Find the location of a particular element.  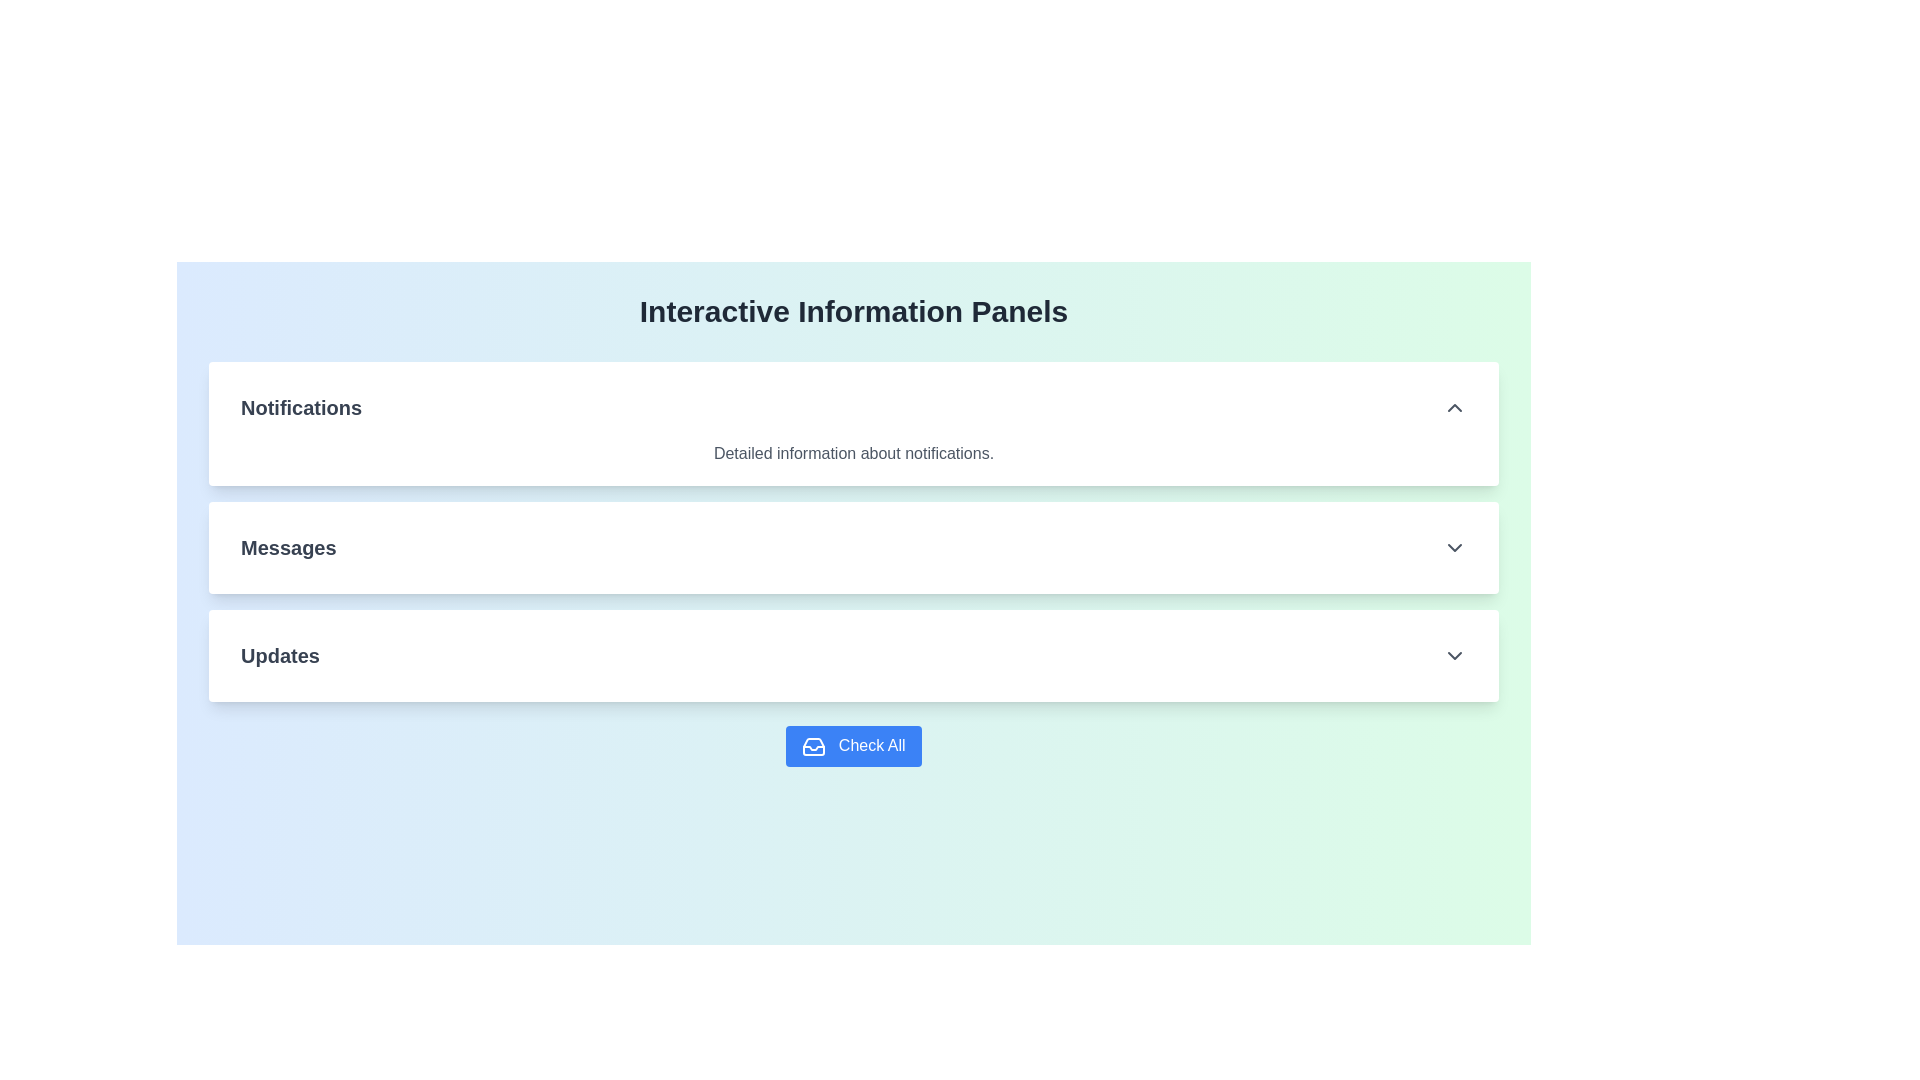

the Text label that serves as a heading for the collapsible notification panel under 'Interactive Information Panels' is located at coordinates (300, 407).